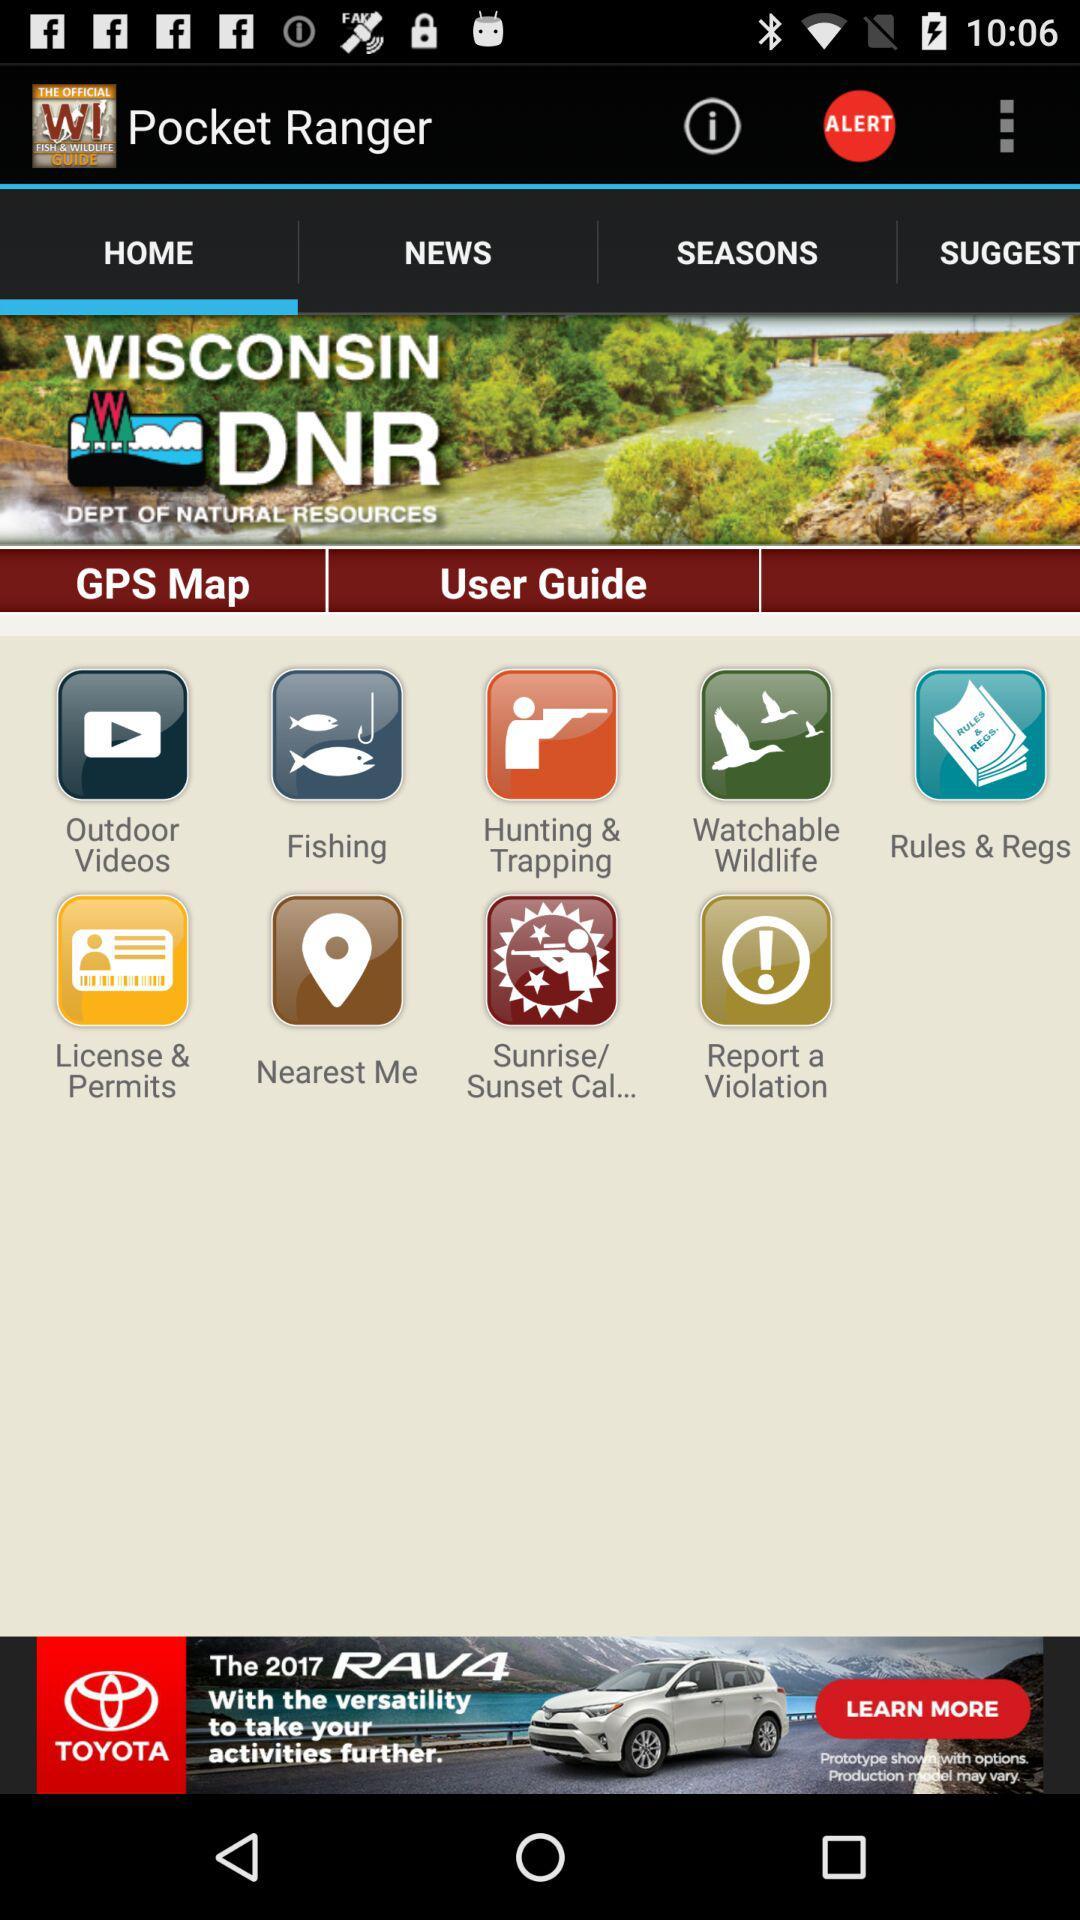 The image size is (1080, 1920). I want to click on view add, so click(540, 1714).